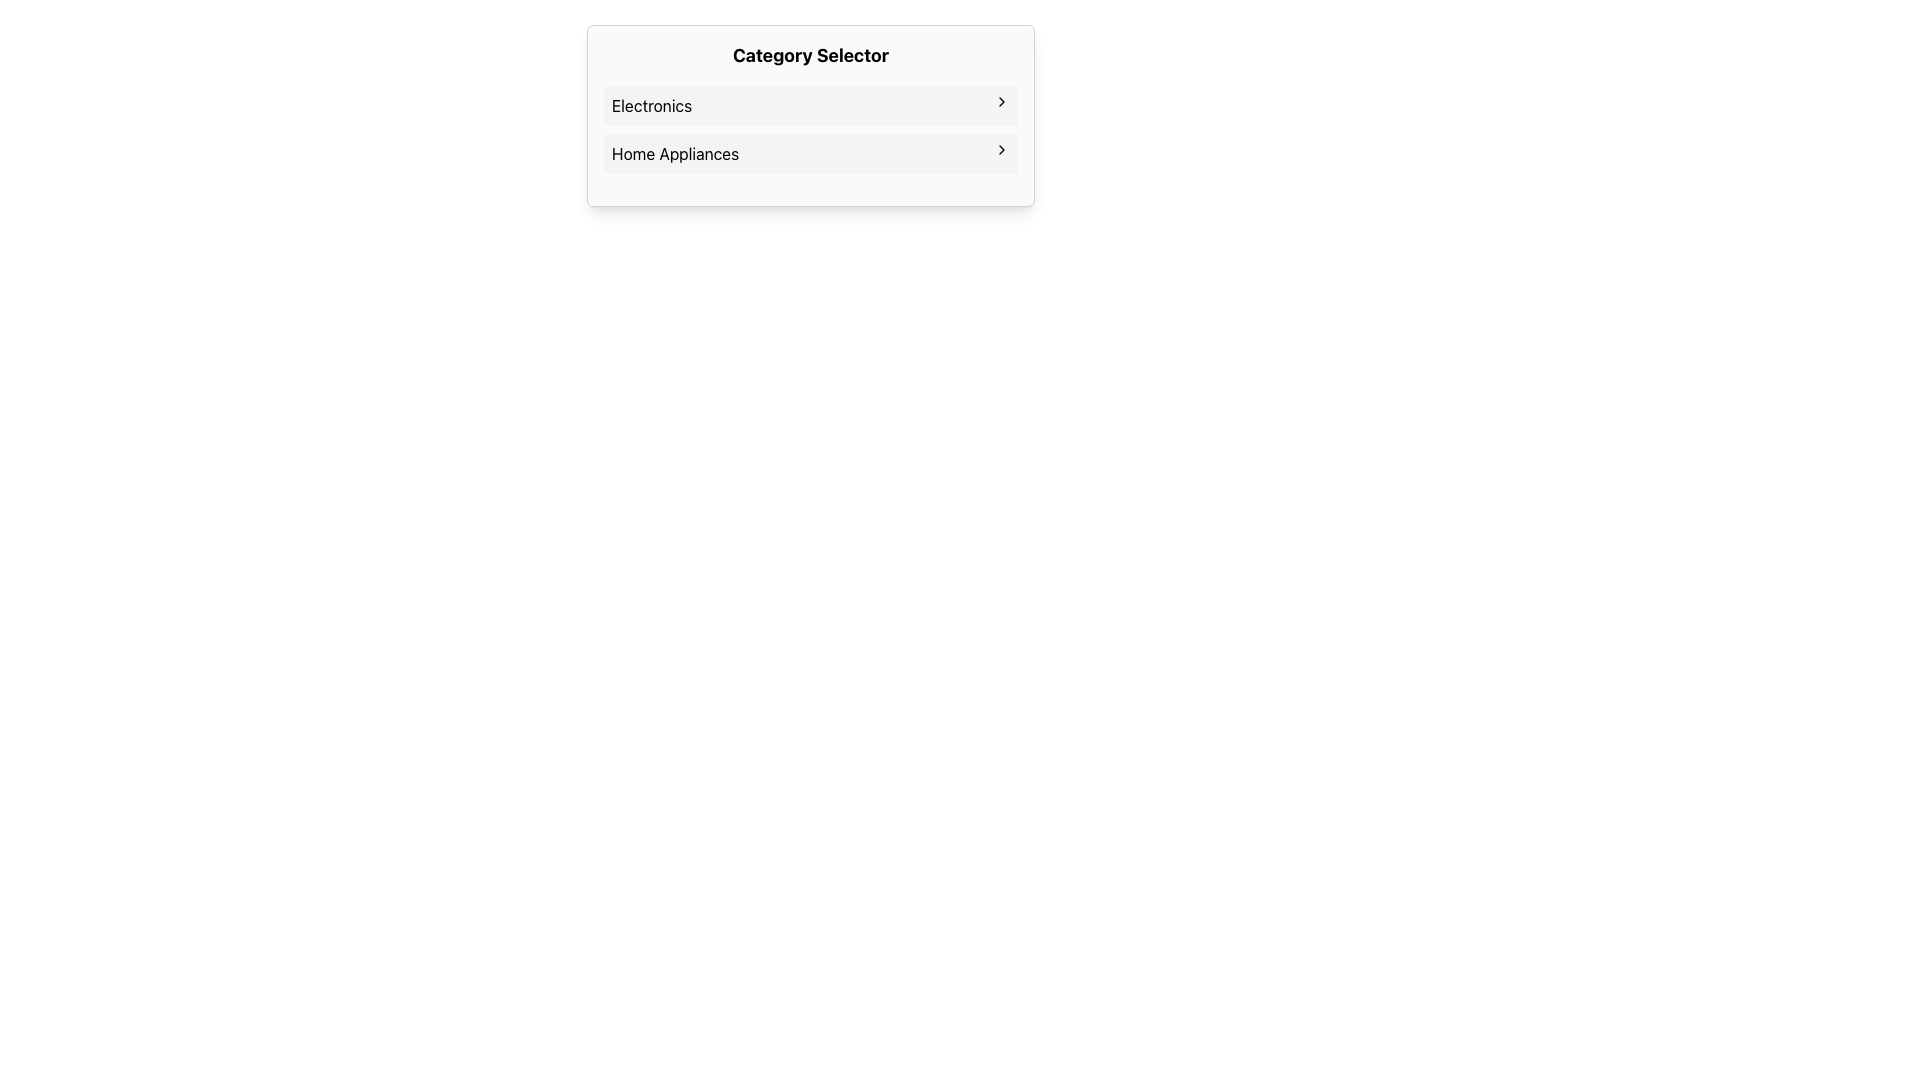 Image resolution: width=1920 pixels, height=1080 pixels. I want to click on the 'Home Appliances' text label in the Category Selector interface, so click(675, 153).